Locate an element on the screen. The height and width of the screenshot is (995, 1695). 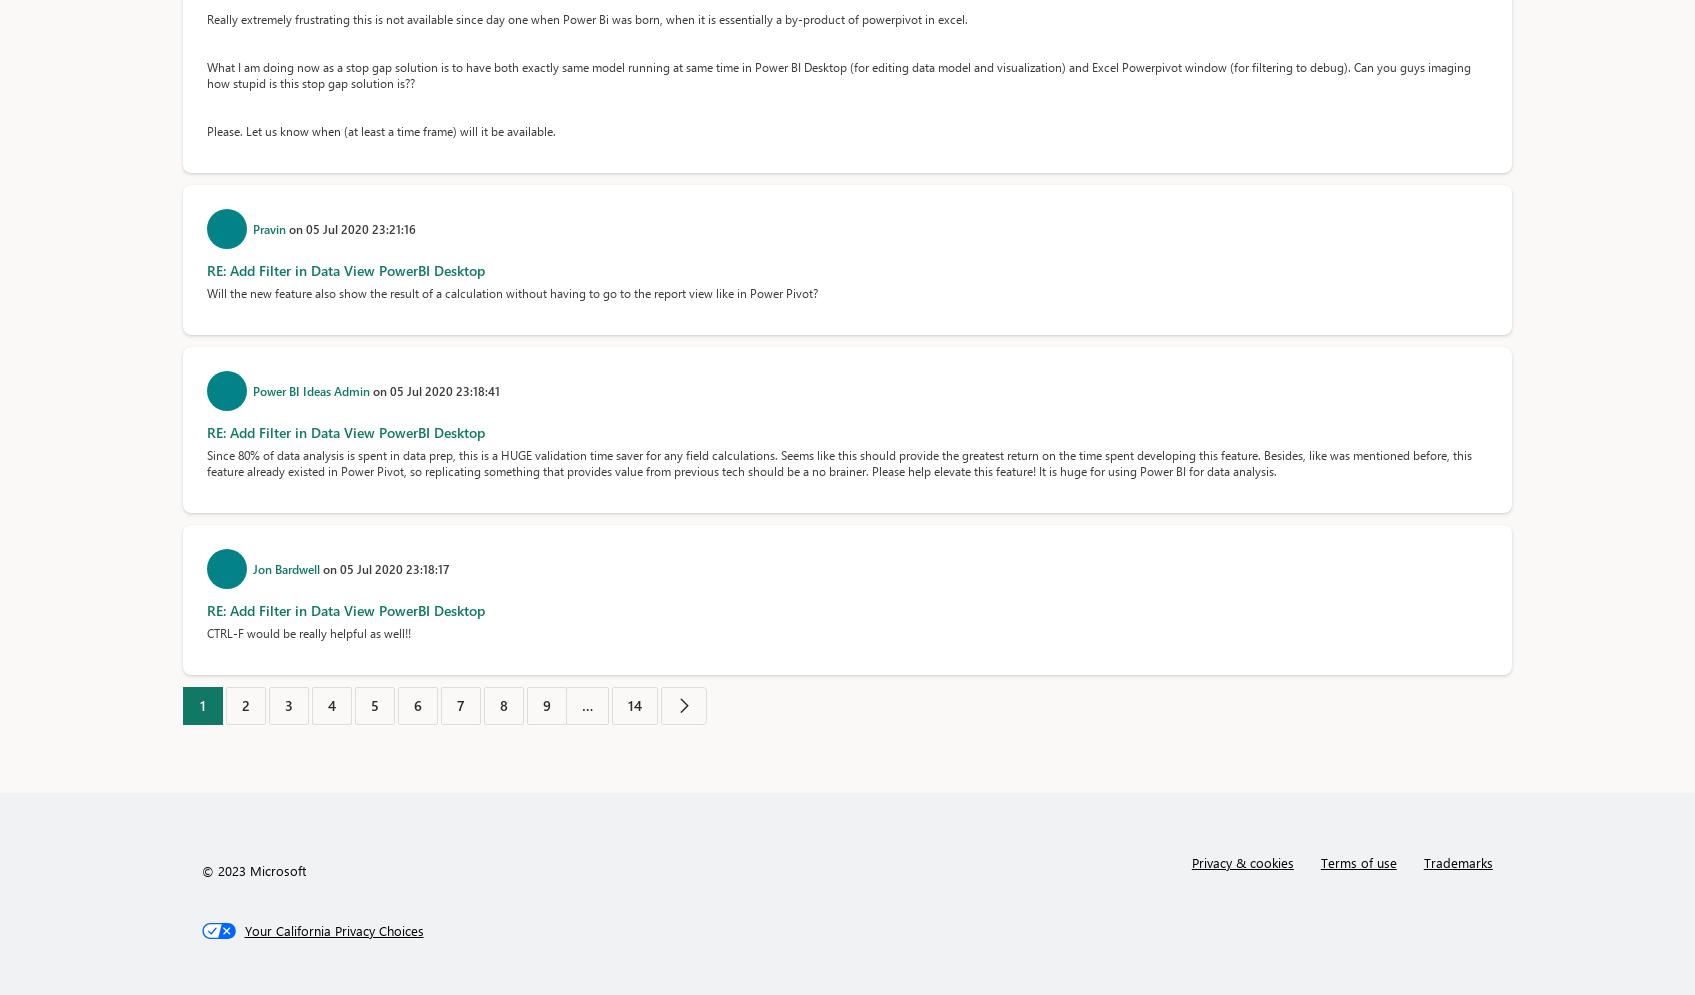
'Jon Bardwell' is located at coordinates (285, 569).